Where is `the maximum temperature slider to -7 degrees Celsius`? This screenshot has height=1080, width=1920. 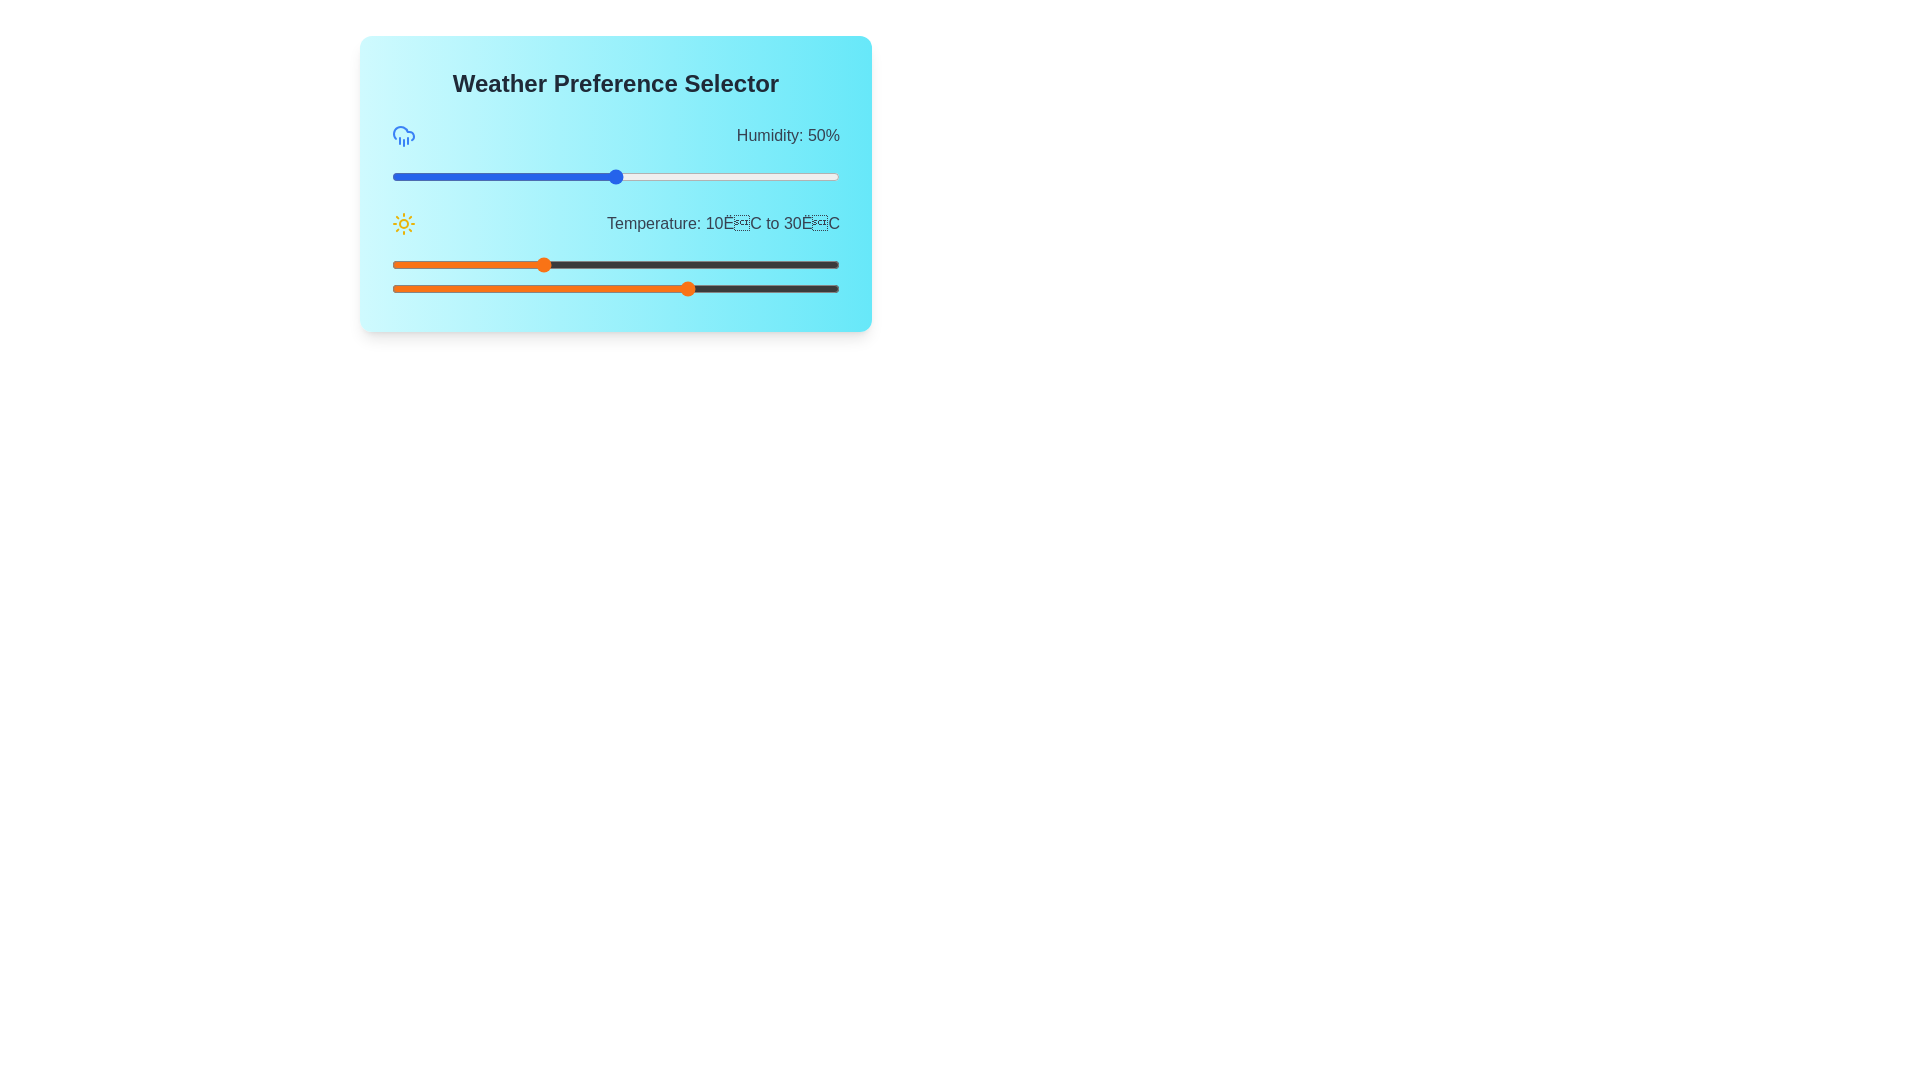 the maximum temperature slider to -7 degrees Celsius is located at coordinates (413, 289).